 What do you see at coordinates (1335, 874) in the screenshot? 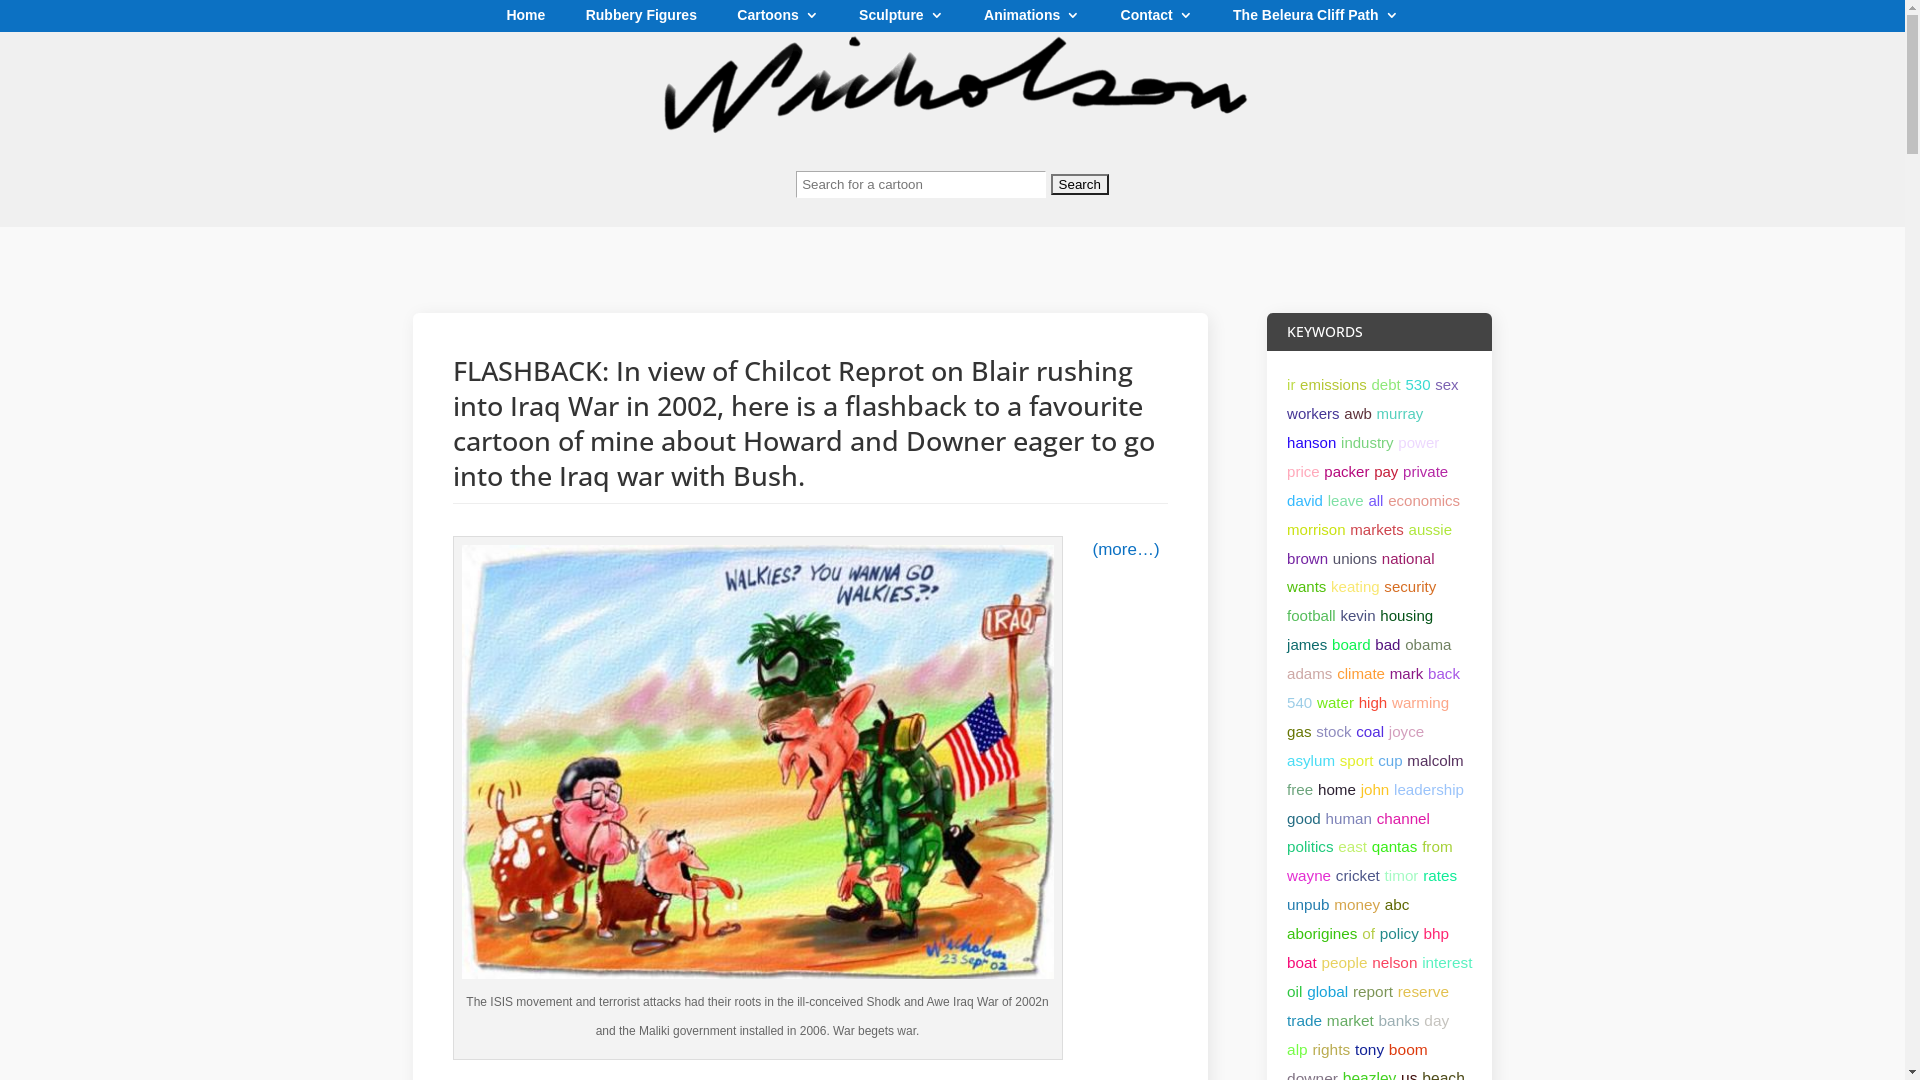
I see `'cricket'` at bounding box center [1335, 874].